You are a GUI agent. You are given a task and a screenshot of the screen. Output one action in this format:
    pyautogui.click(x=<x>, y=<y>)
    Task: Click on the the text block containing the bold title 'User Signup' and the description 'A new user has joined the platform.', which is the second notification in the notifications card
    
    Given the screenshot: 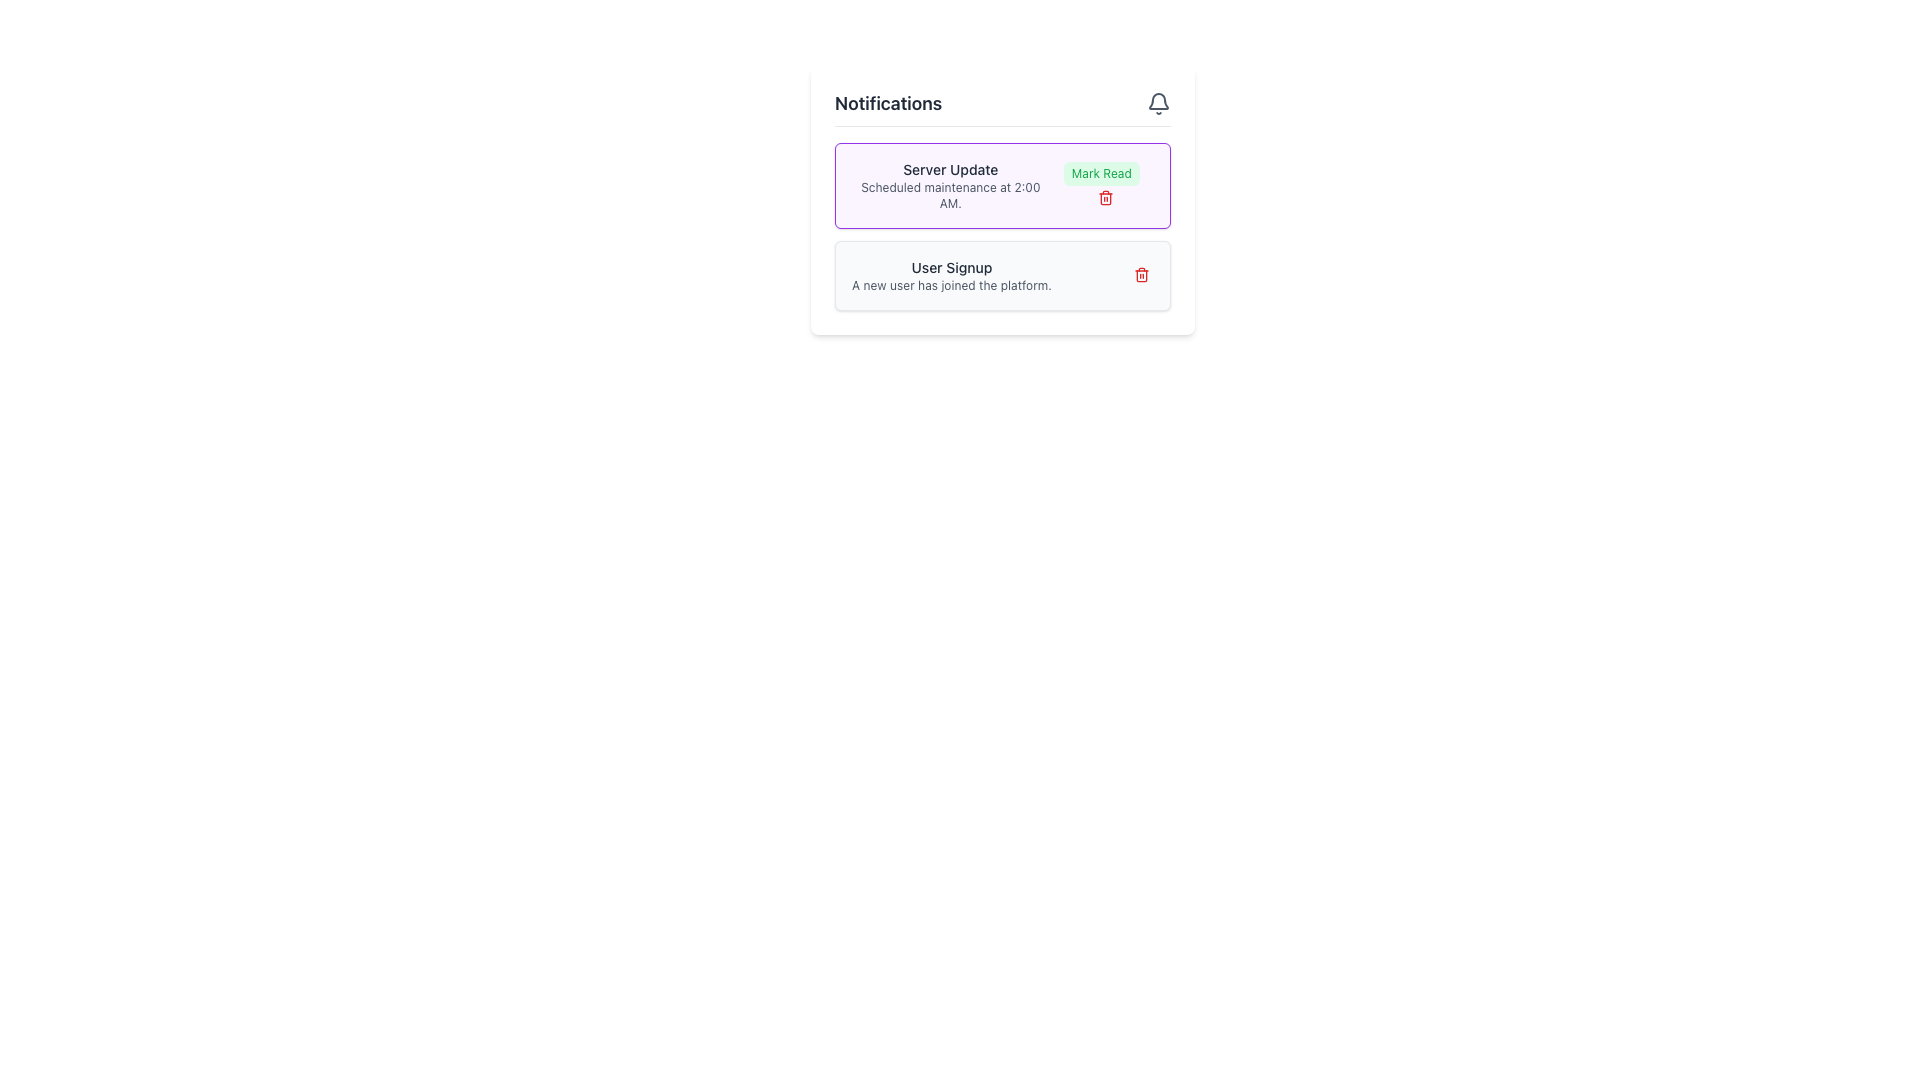 What is the action you would take?
    pyautogui.click(x=950, y=276)
    